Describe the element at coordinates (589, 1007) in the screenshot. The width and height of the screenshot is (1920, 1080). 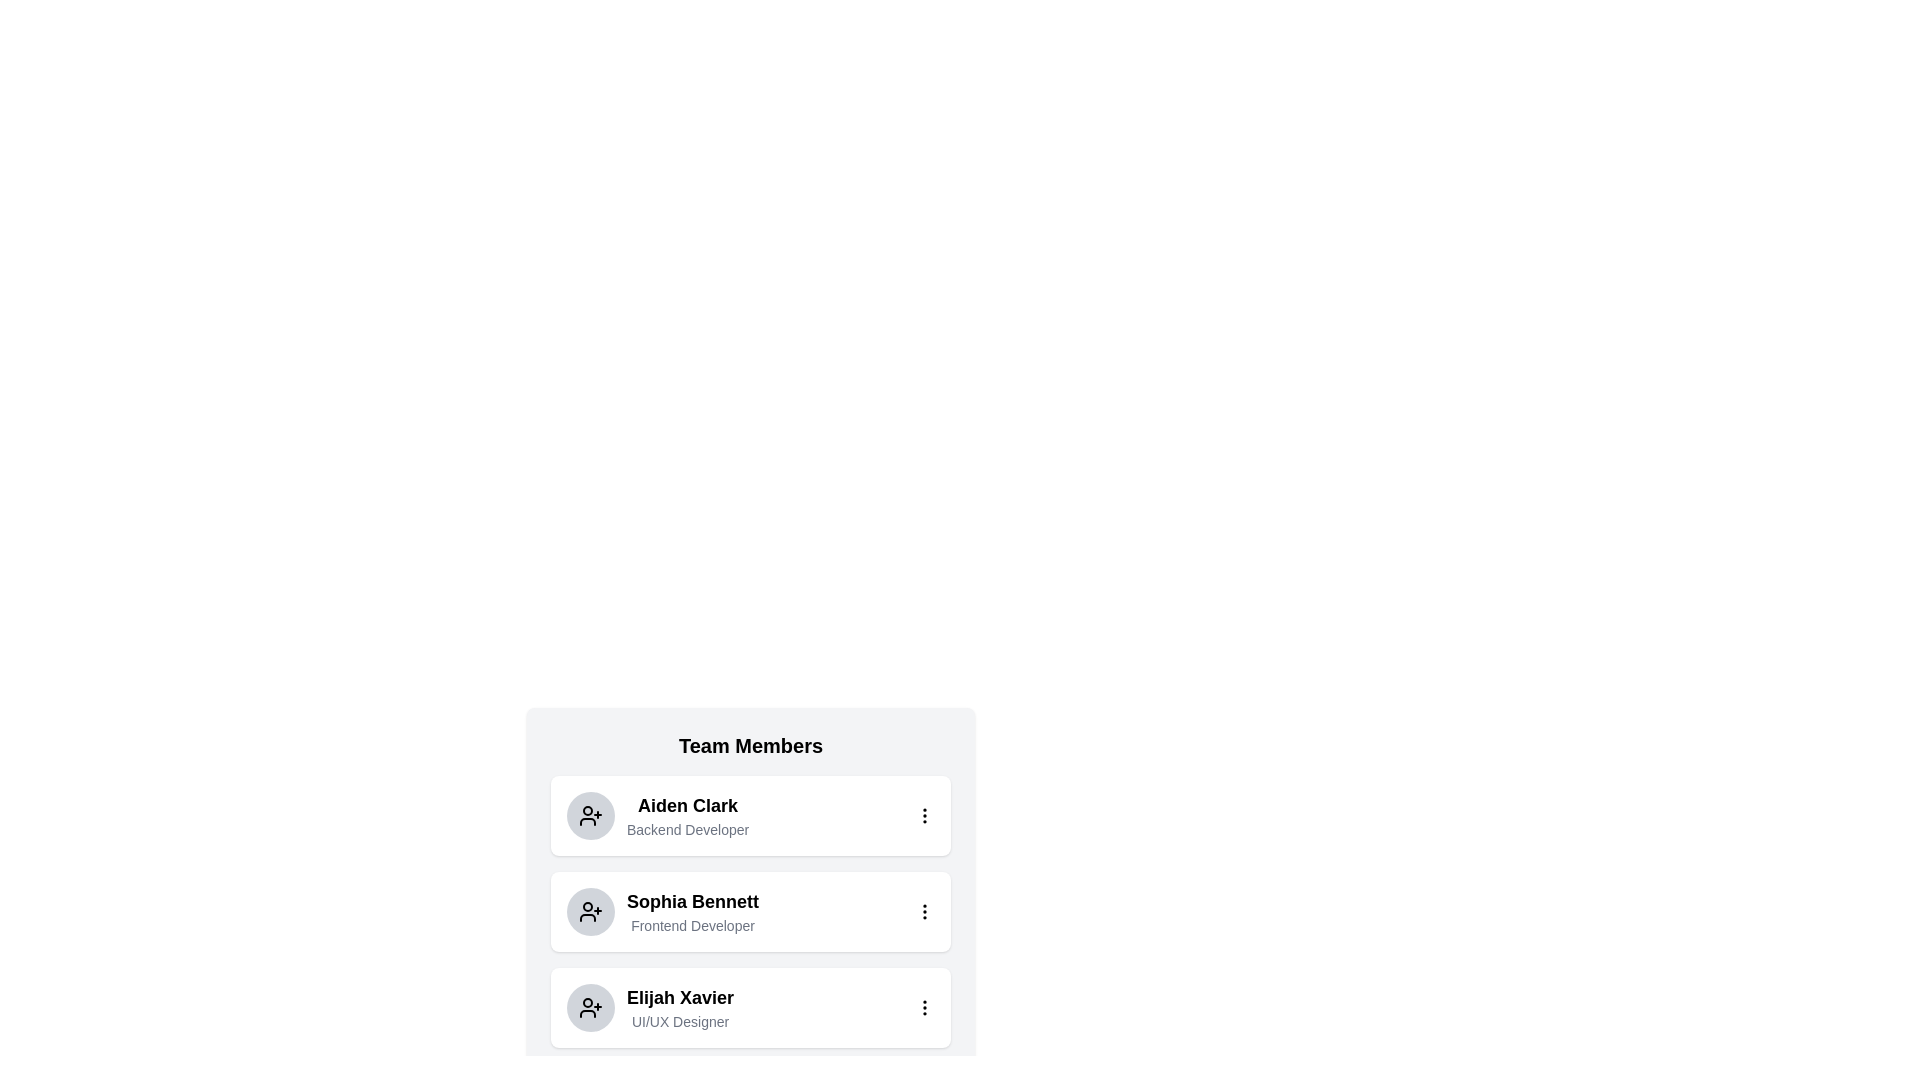
I see `the circular icon button with a gray background and a user symbol plus sign, located under the 'Team Members' section next to 'Elijah Xavier UI/UX Designer'` at that location.